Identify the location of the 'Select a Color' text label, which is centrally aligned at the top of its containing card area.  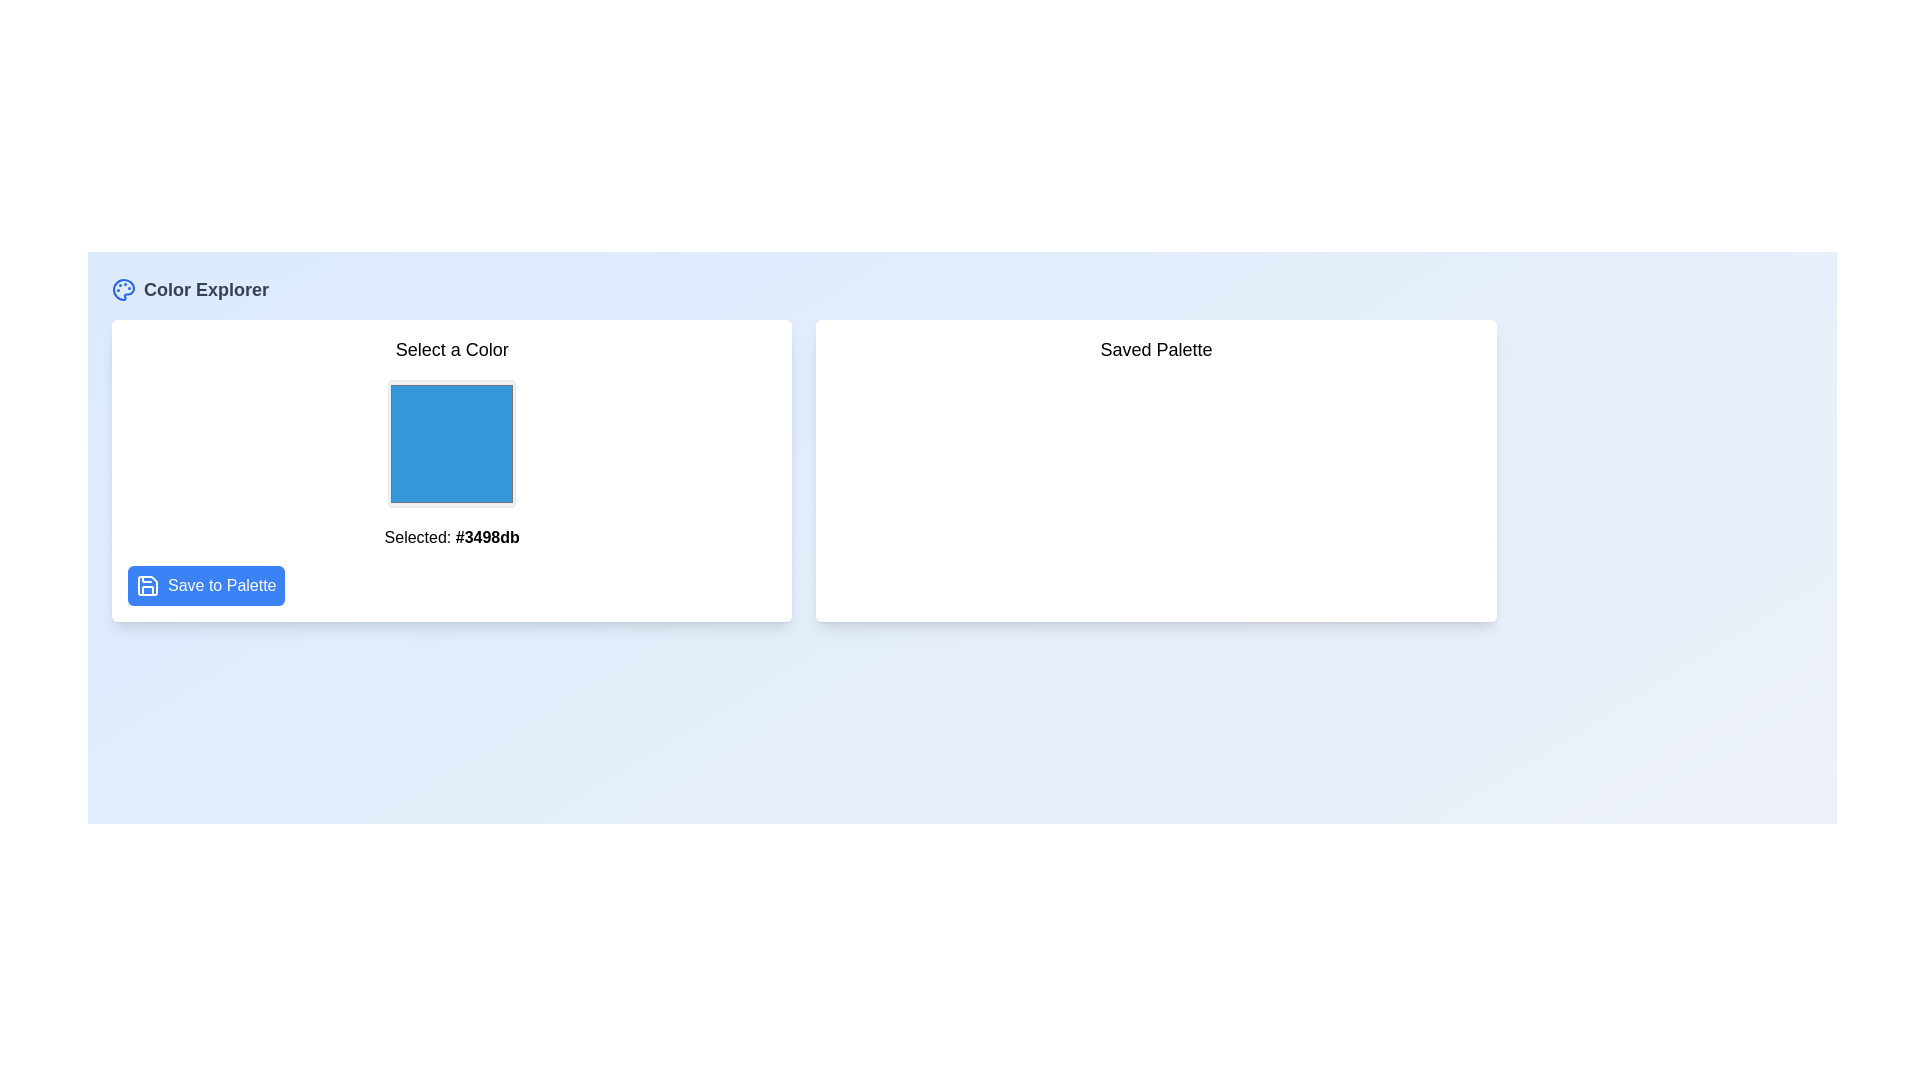
(451, 349).